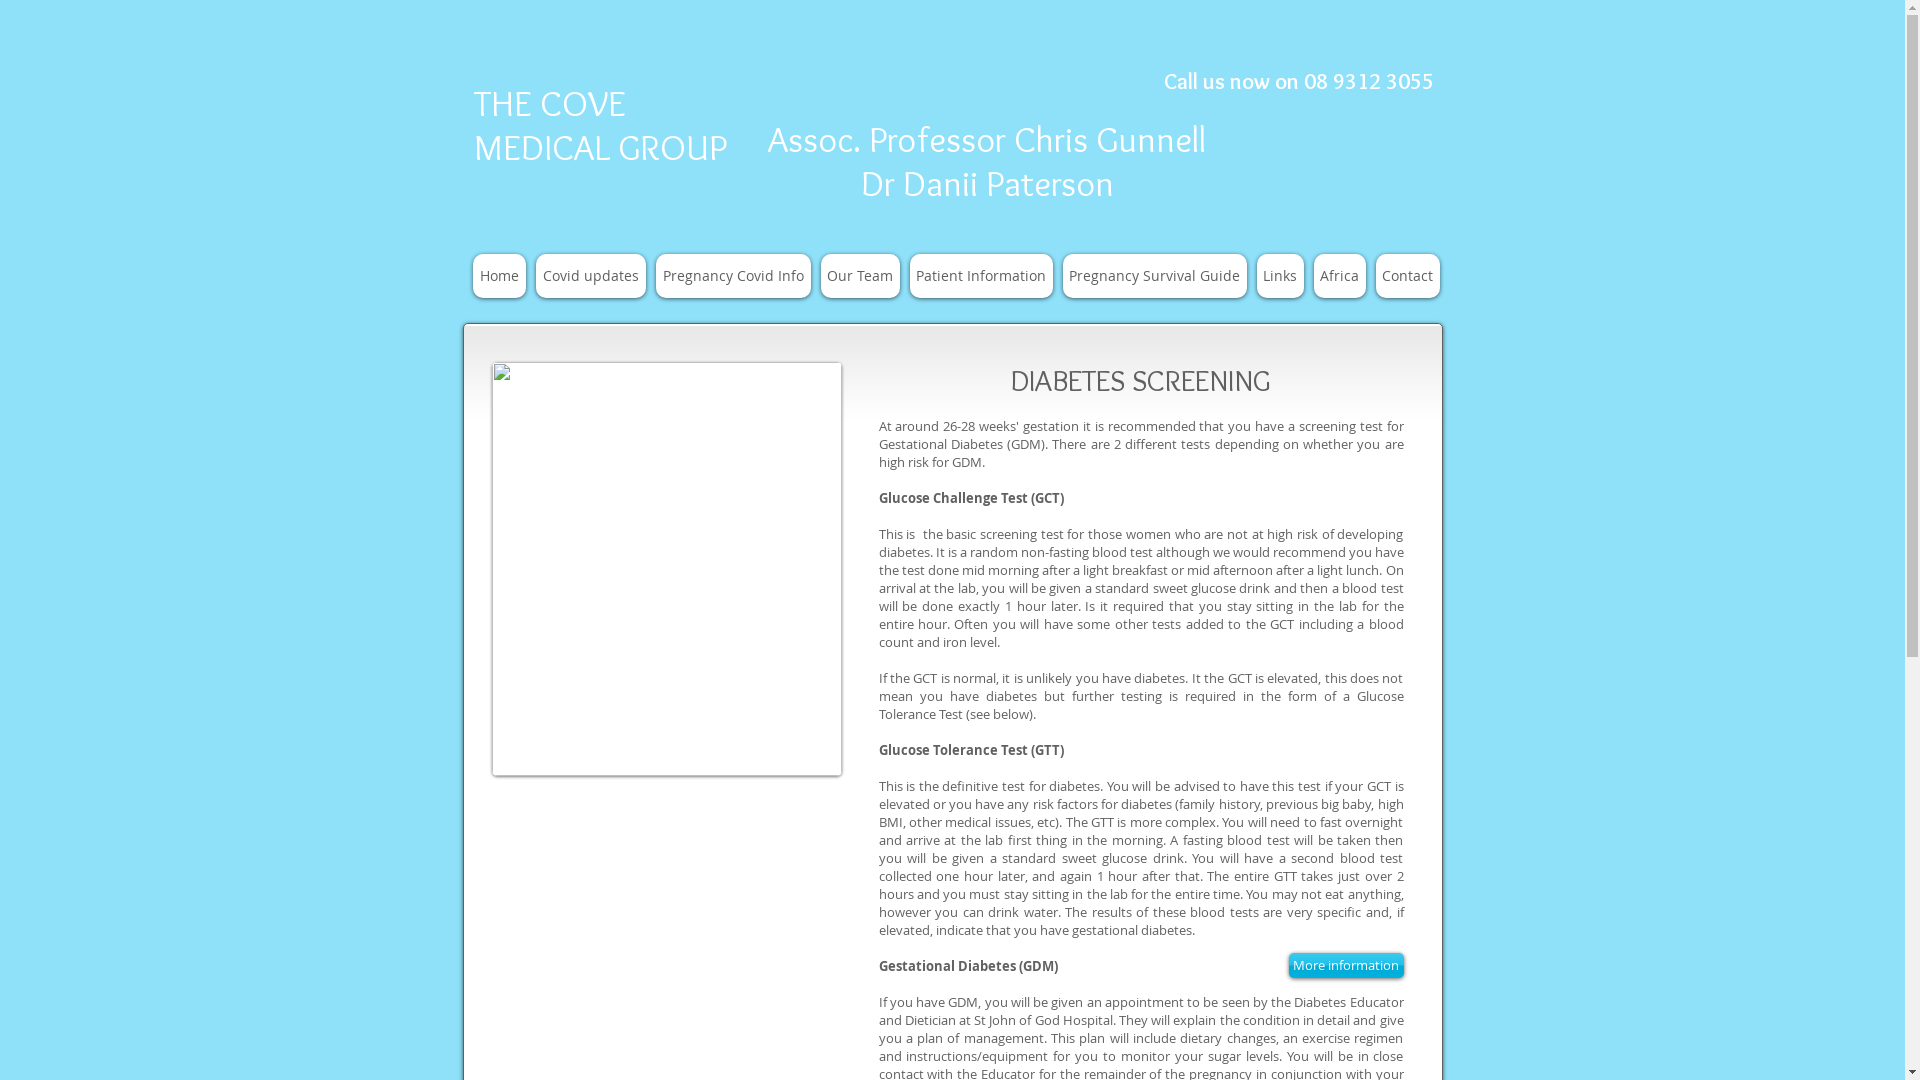 The height and width of the screenshot is (1080, 1920). I want to click on 'Home', so click(470, 276).